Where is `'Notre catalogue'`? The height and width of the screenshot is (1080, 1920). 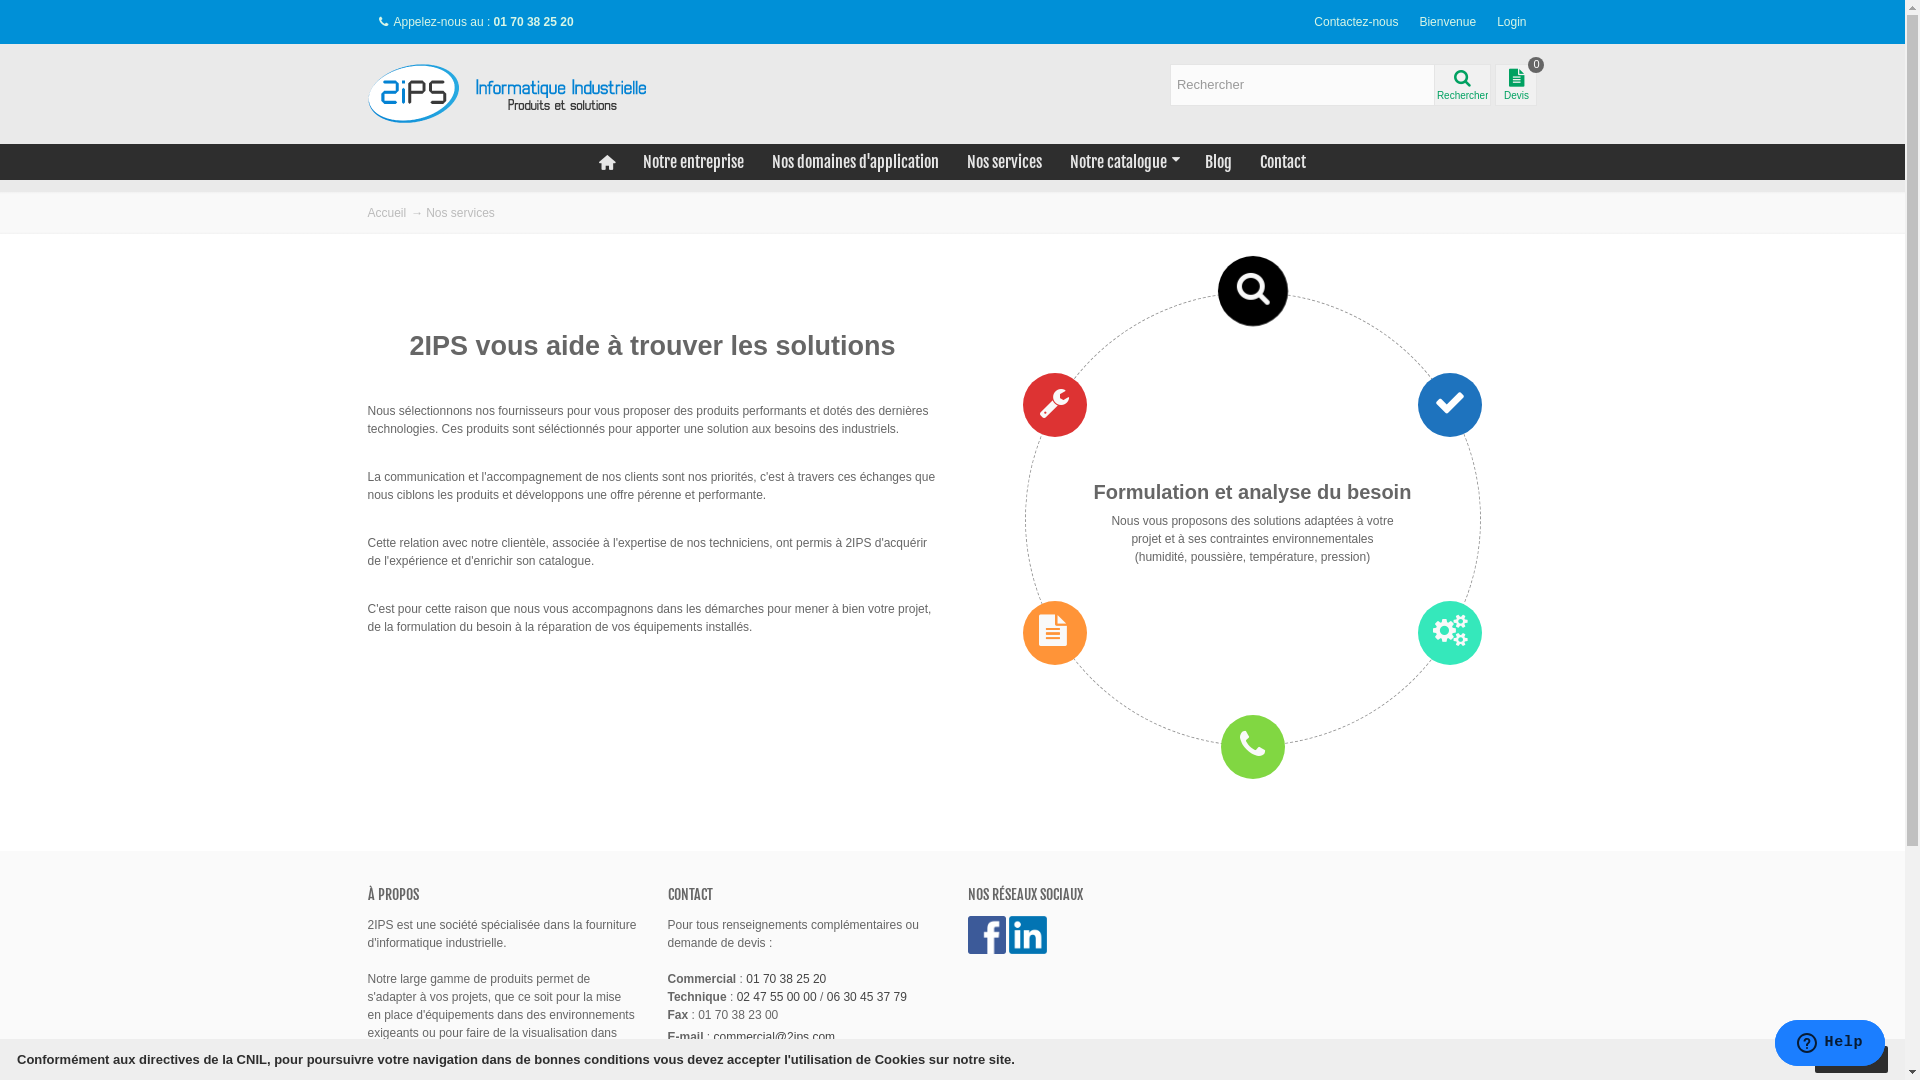
'Notre catalogue' is located at coordinates (1055, 161).